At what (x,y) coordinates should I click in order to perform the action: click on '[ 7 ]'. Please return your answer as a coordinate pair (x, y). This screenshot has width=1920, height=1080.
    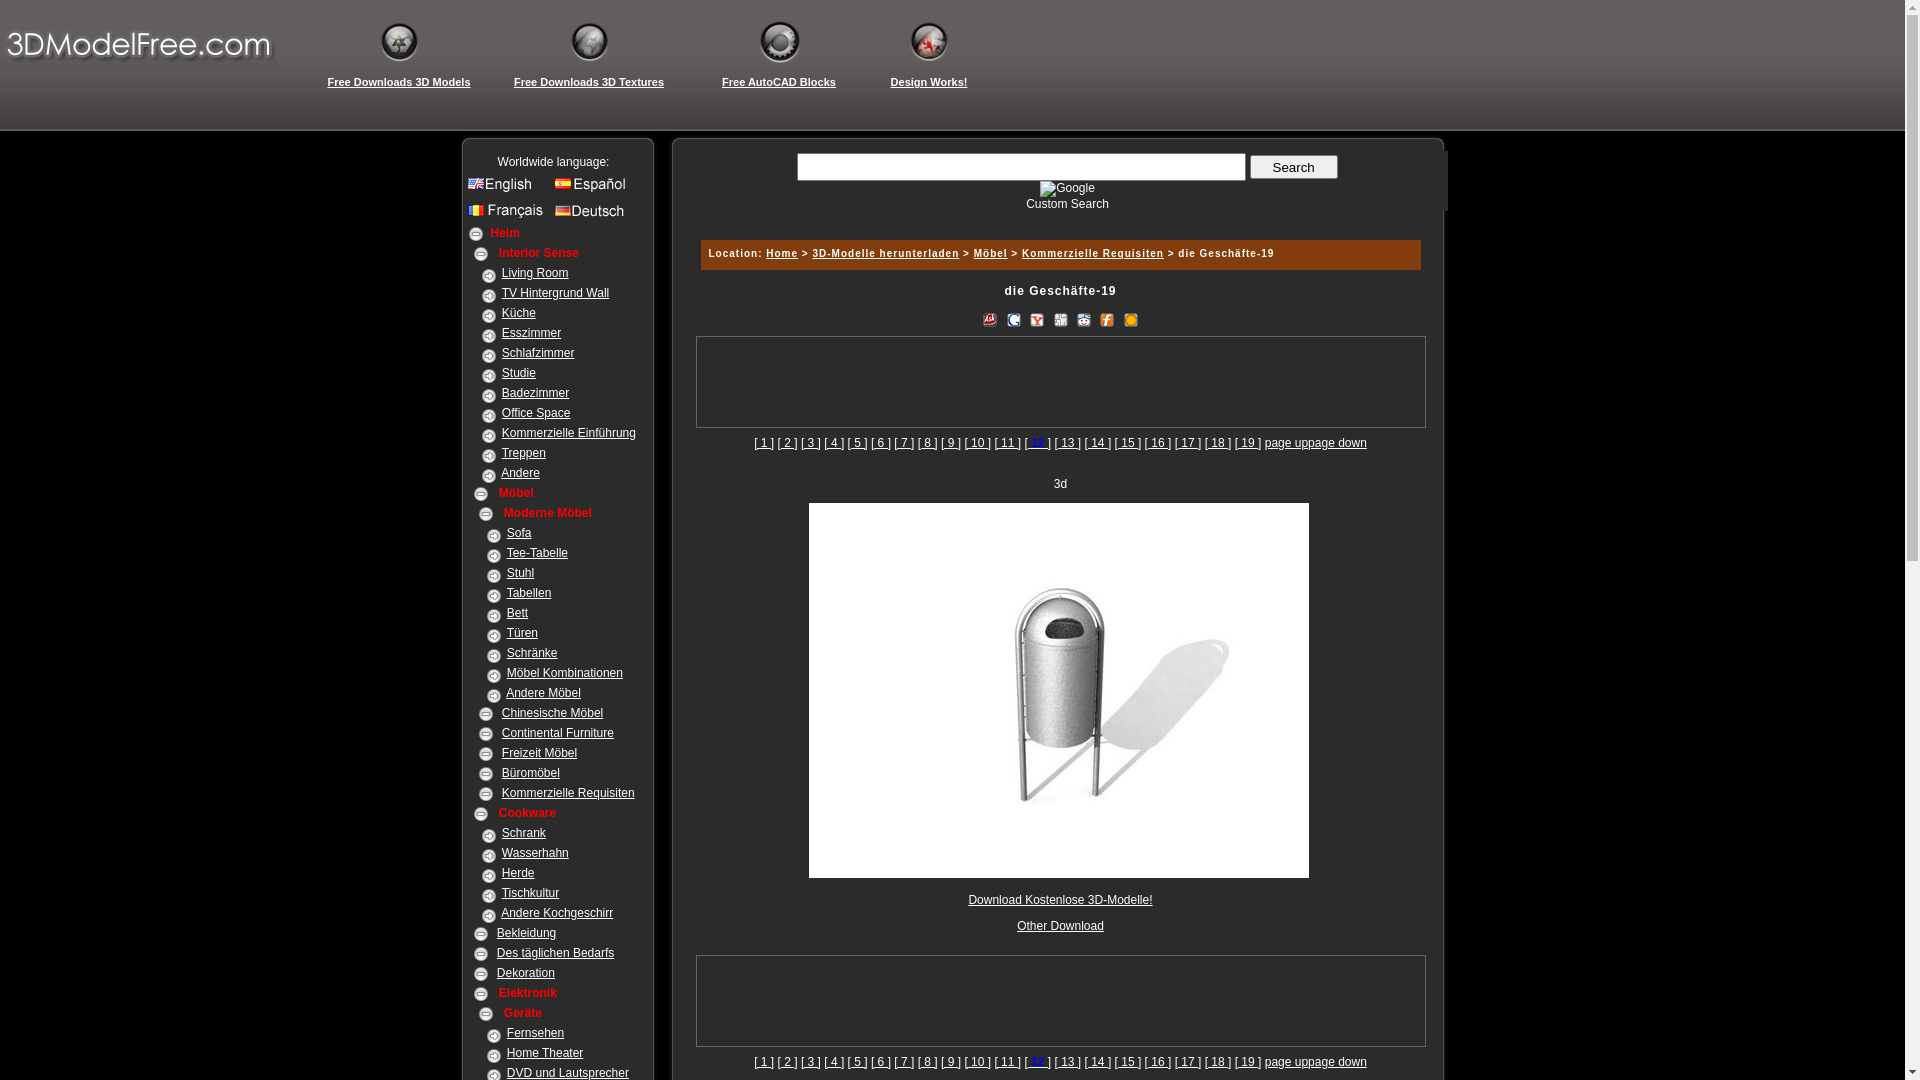
    Looking at the image, I should click on (892, 442).